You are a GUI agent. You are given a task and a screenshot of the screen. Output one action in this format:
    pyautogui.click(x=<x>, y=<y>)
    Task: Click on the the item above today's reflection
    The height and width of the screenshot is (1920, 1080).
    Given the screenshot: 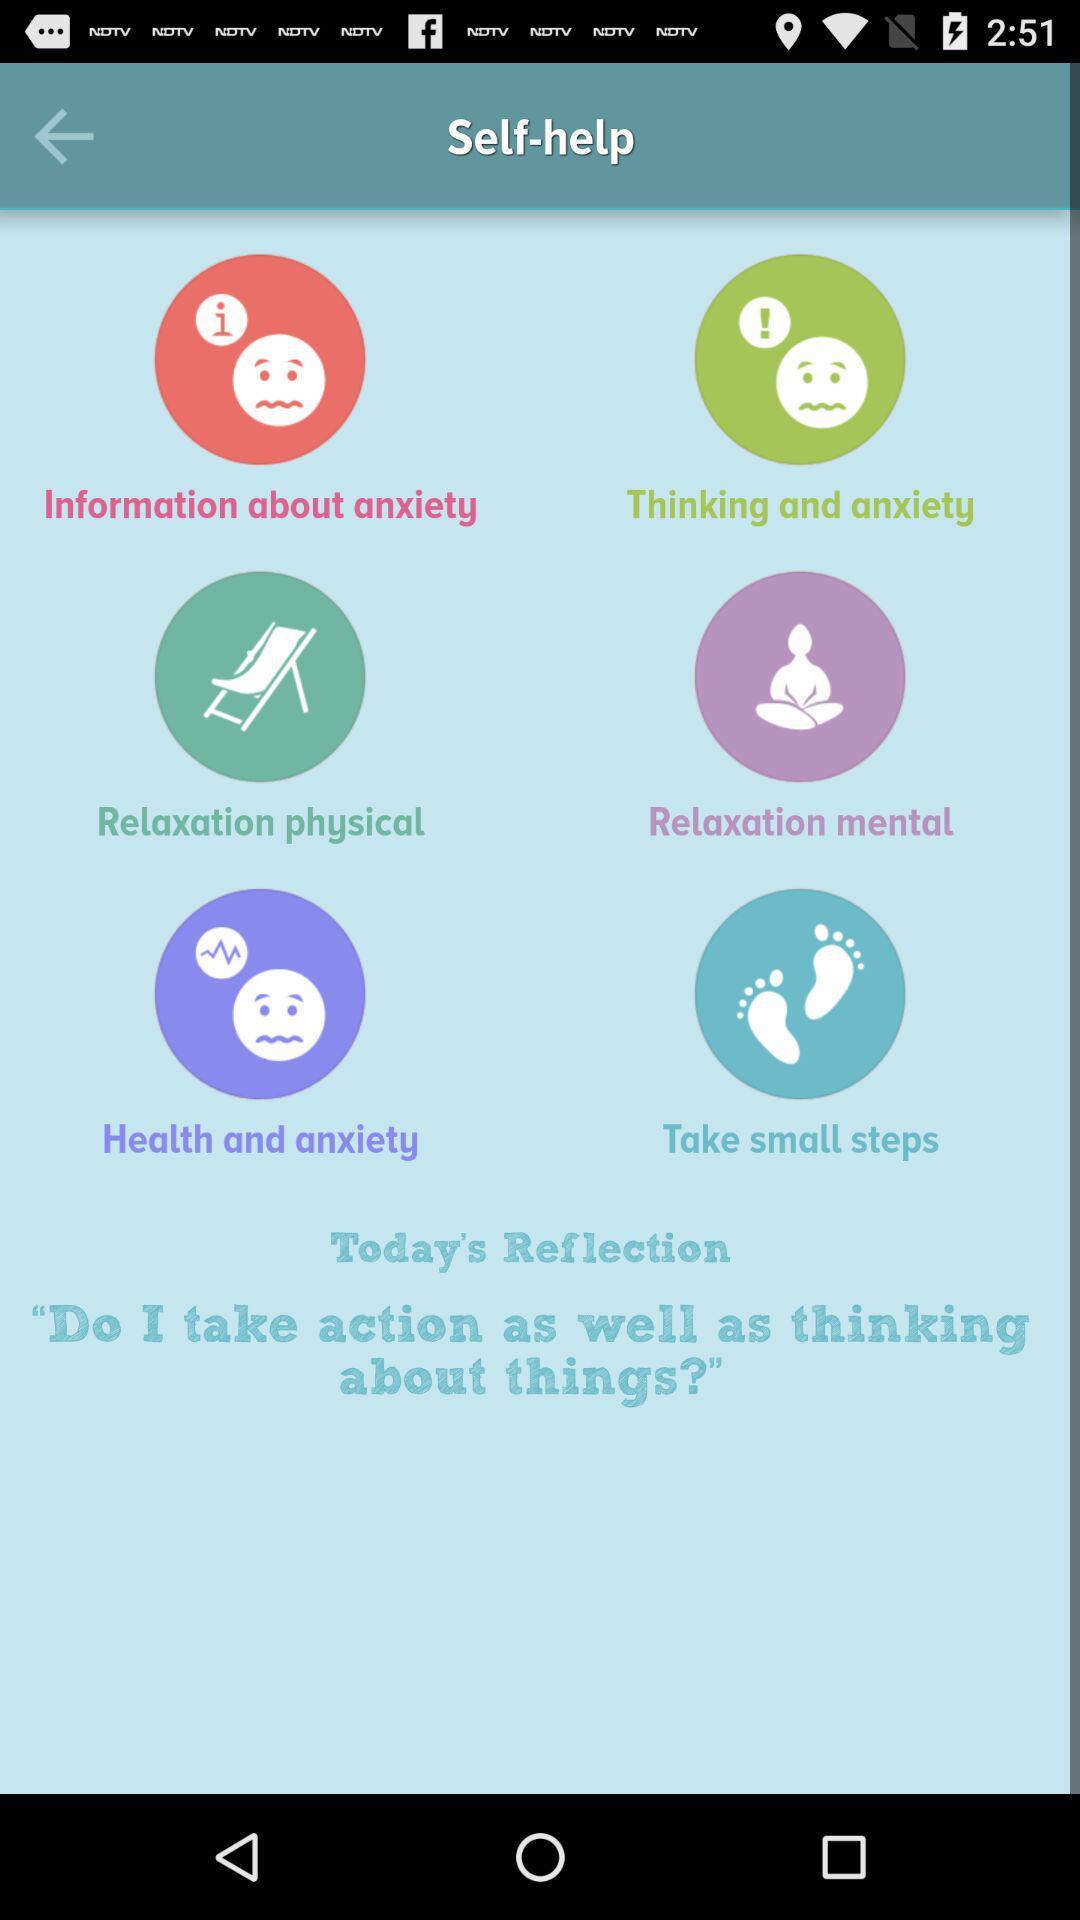 What is the action you would take?
    pyautogui.click(x=810, y=1024)
    